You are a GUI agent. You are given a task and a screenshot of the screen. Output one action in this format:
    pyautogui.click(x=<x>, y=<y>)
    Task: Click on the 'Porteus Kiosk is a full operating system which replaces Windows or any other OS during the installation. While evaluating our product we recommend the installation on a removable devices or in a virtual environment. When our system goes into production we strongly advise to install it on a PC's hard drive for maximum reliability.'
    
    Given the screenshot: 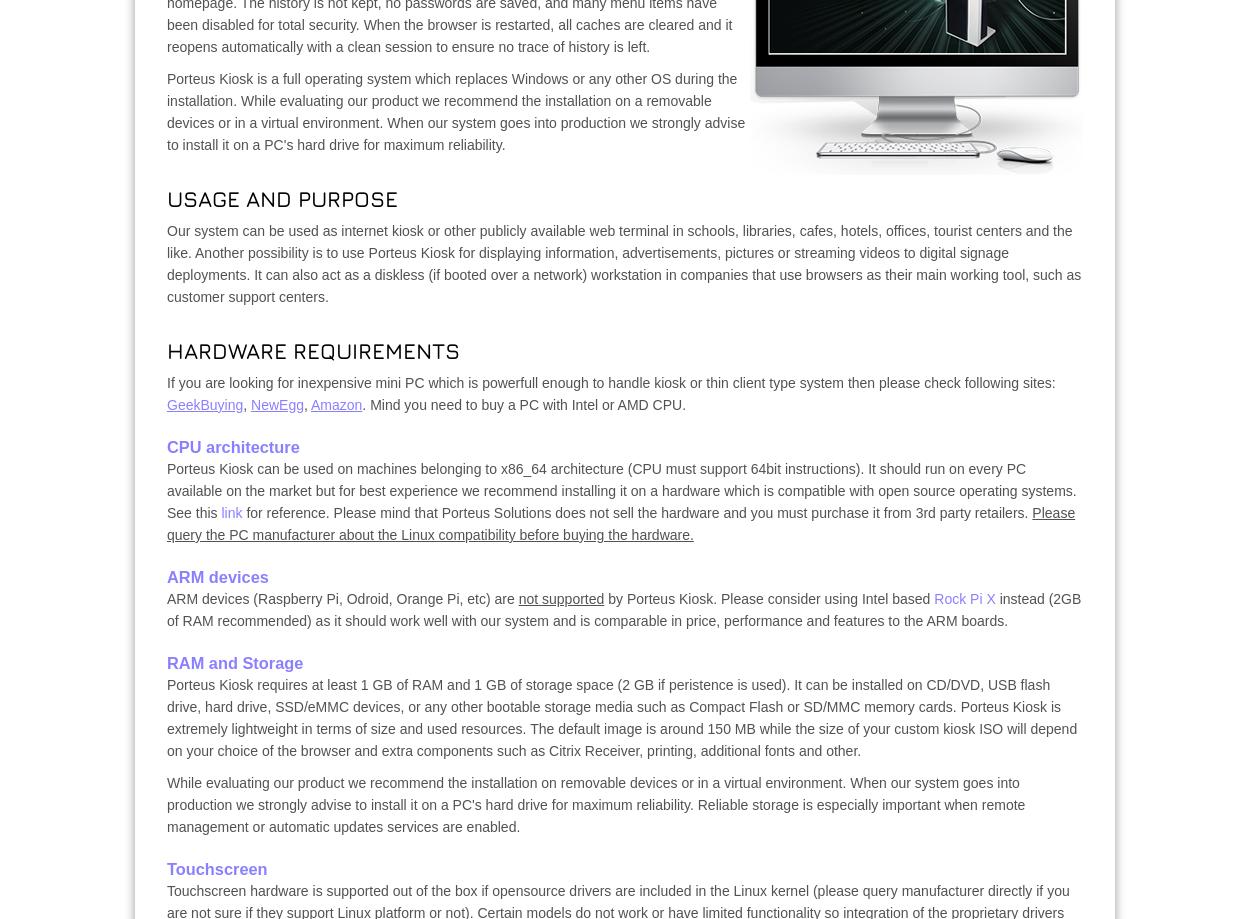 What is the action you would take?
    pyautogui.click(x=455, y=111)
    